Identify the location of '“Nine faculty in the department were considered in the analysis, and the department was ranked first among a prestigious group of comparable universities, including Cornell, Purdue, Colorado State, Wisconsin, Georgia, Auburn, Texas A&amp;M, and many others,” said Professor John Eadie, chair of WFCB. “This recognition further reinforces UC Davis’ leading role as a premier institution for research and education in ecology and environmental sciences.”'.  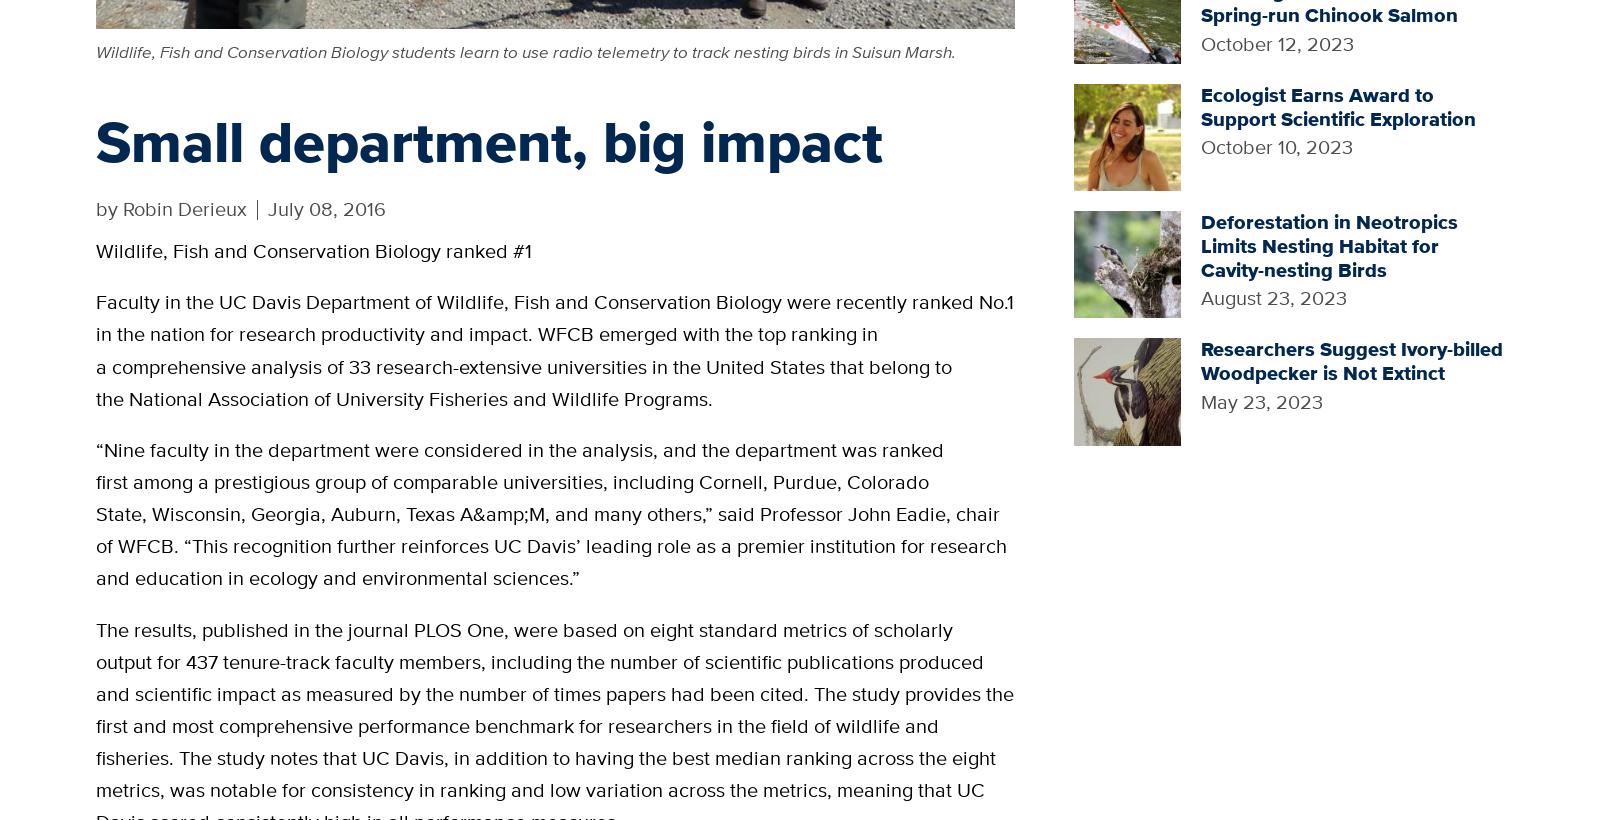
(550, 512).